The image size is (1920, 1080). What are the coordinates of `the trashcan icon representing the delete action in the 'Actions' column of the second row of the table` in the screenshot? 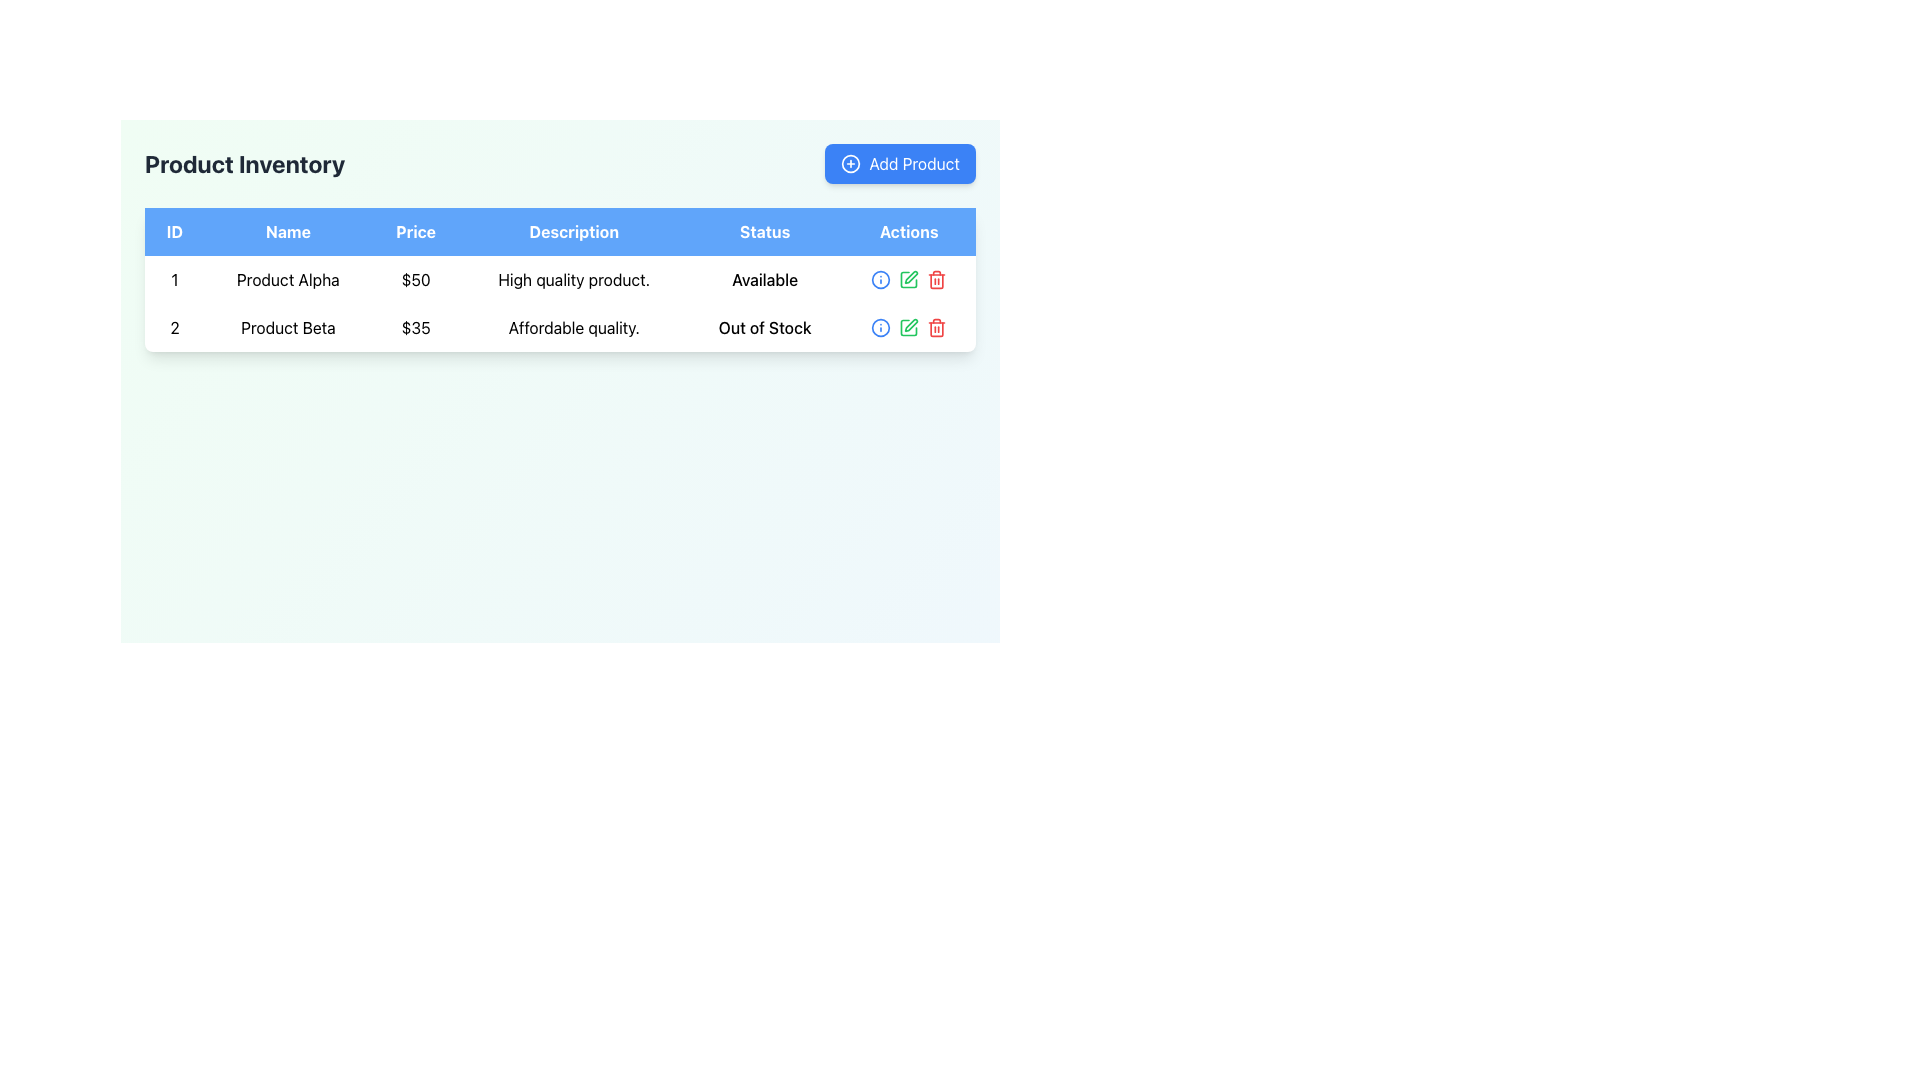 It's located at (936, 328).